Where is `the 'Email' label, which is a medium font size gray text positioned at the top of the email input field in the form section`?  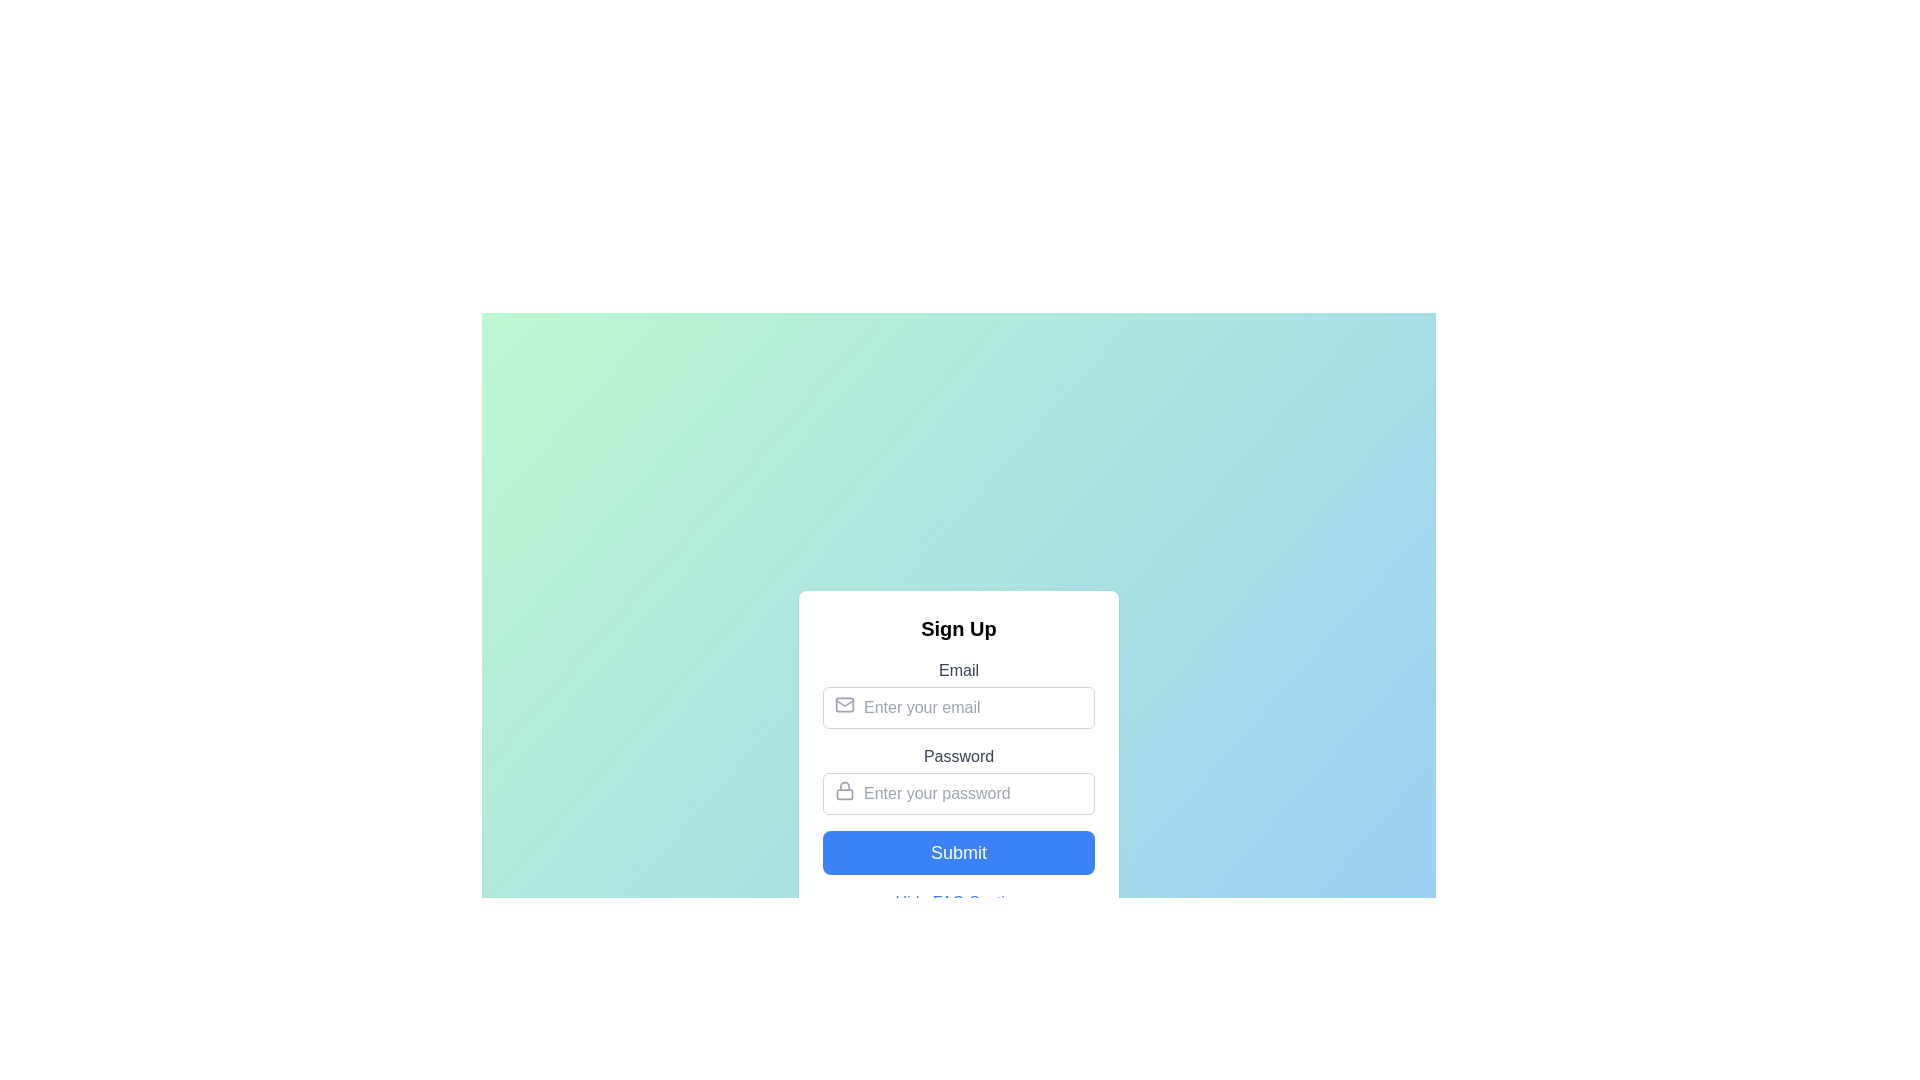
the 'Email' label, which is a medium font size gray text positioned at the top of the email input field in the form section is located at coordinates (958, 671).